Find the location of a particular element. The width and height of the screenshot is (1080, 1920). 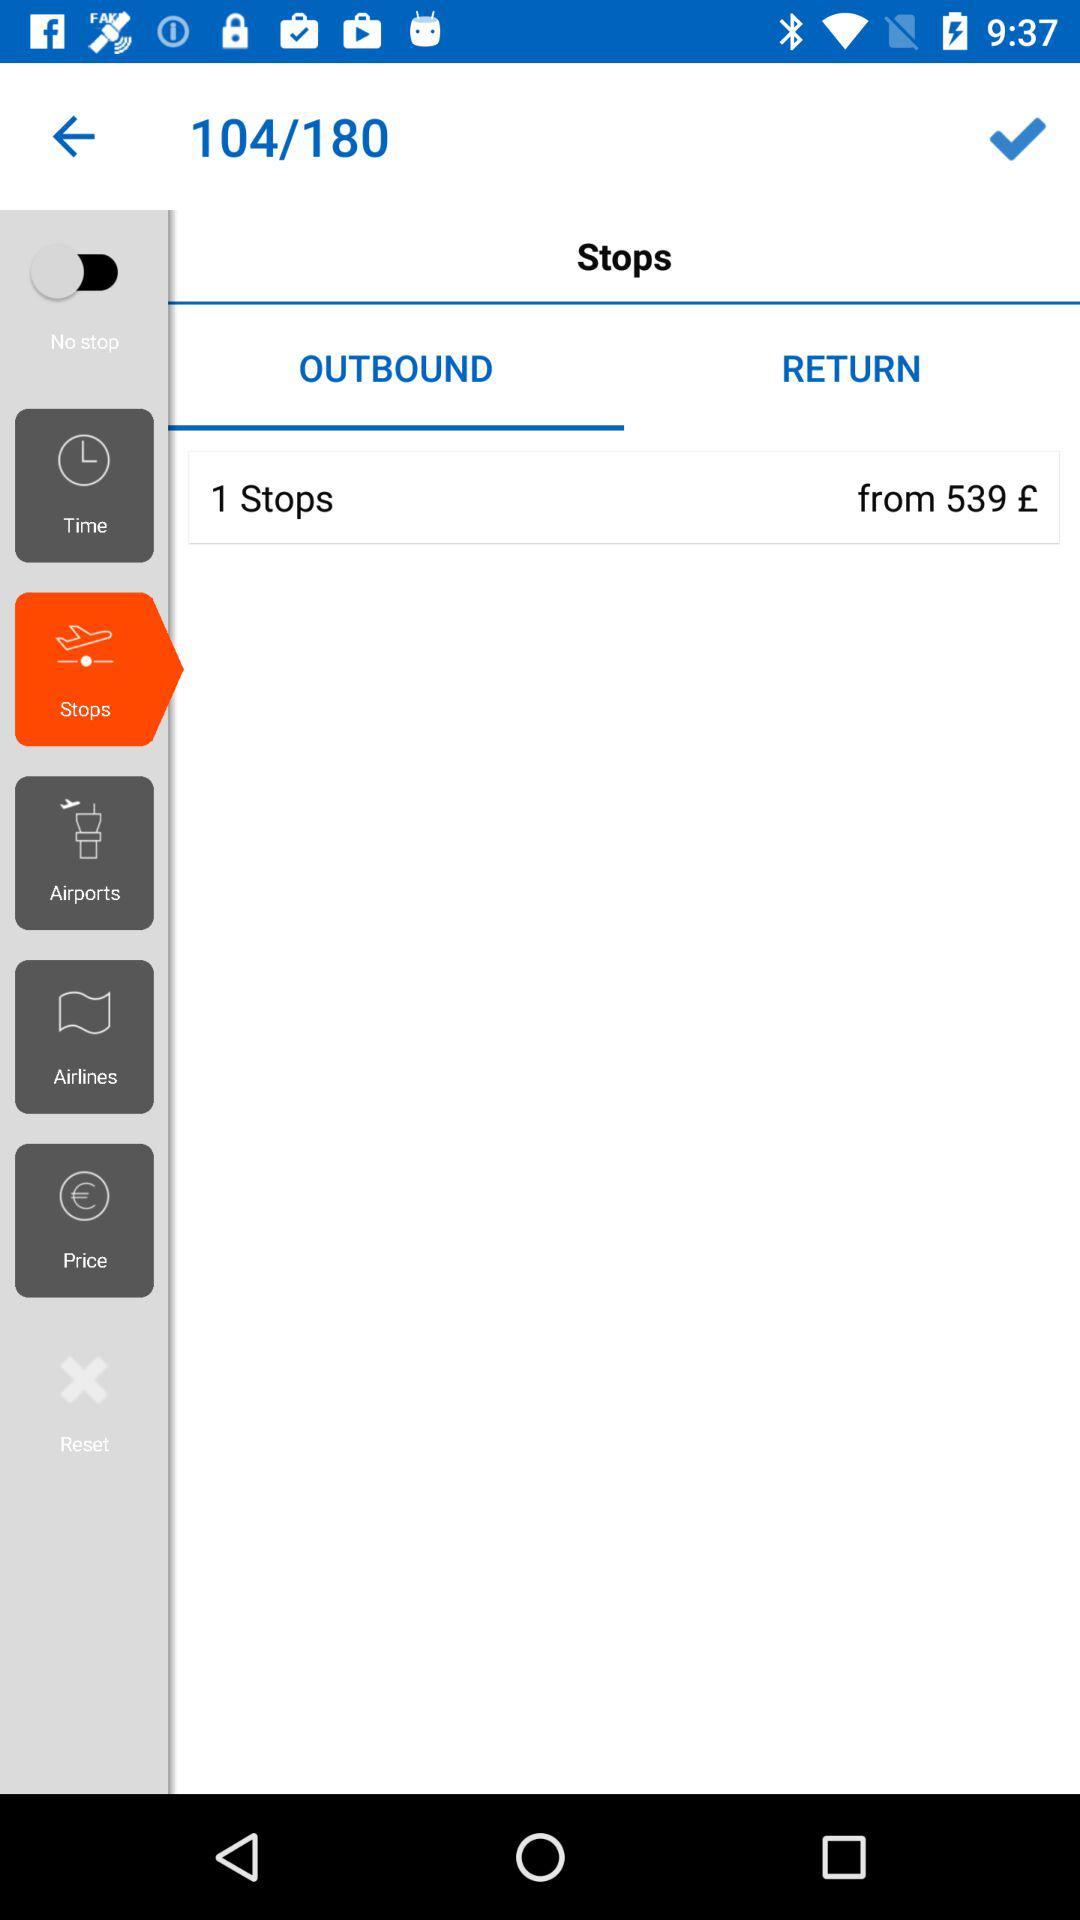

item above the stops item is located at coordinates (1017, 135).